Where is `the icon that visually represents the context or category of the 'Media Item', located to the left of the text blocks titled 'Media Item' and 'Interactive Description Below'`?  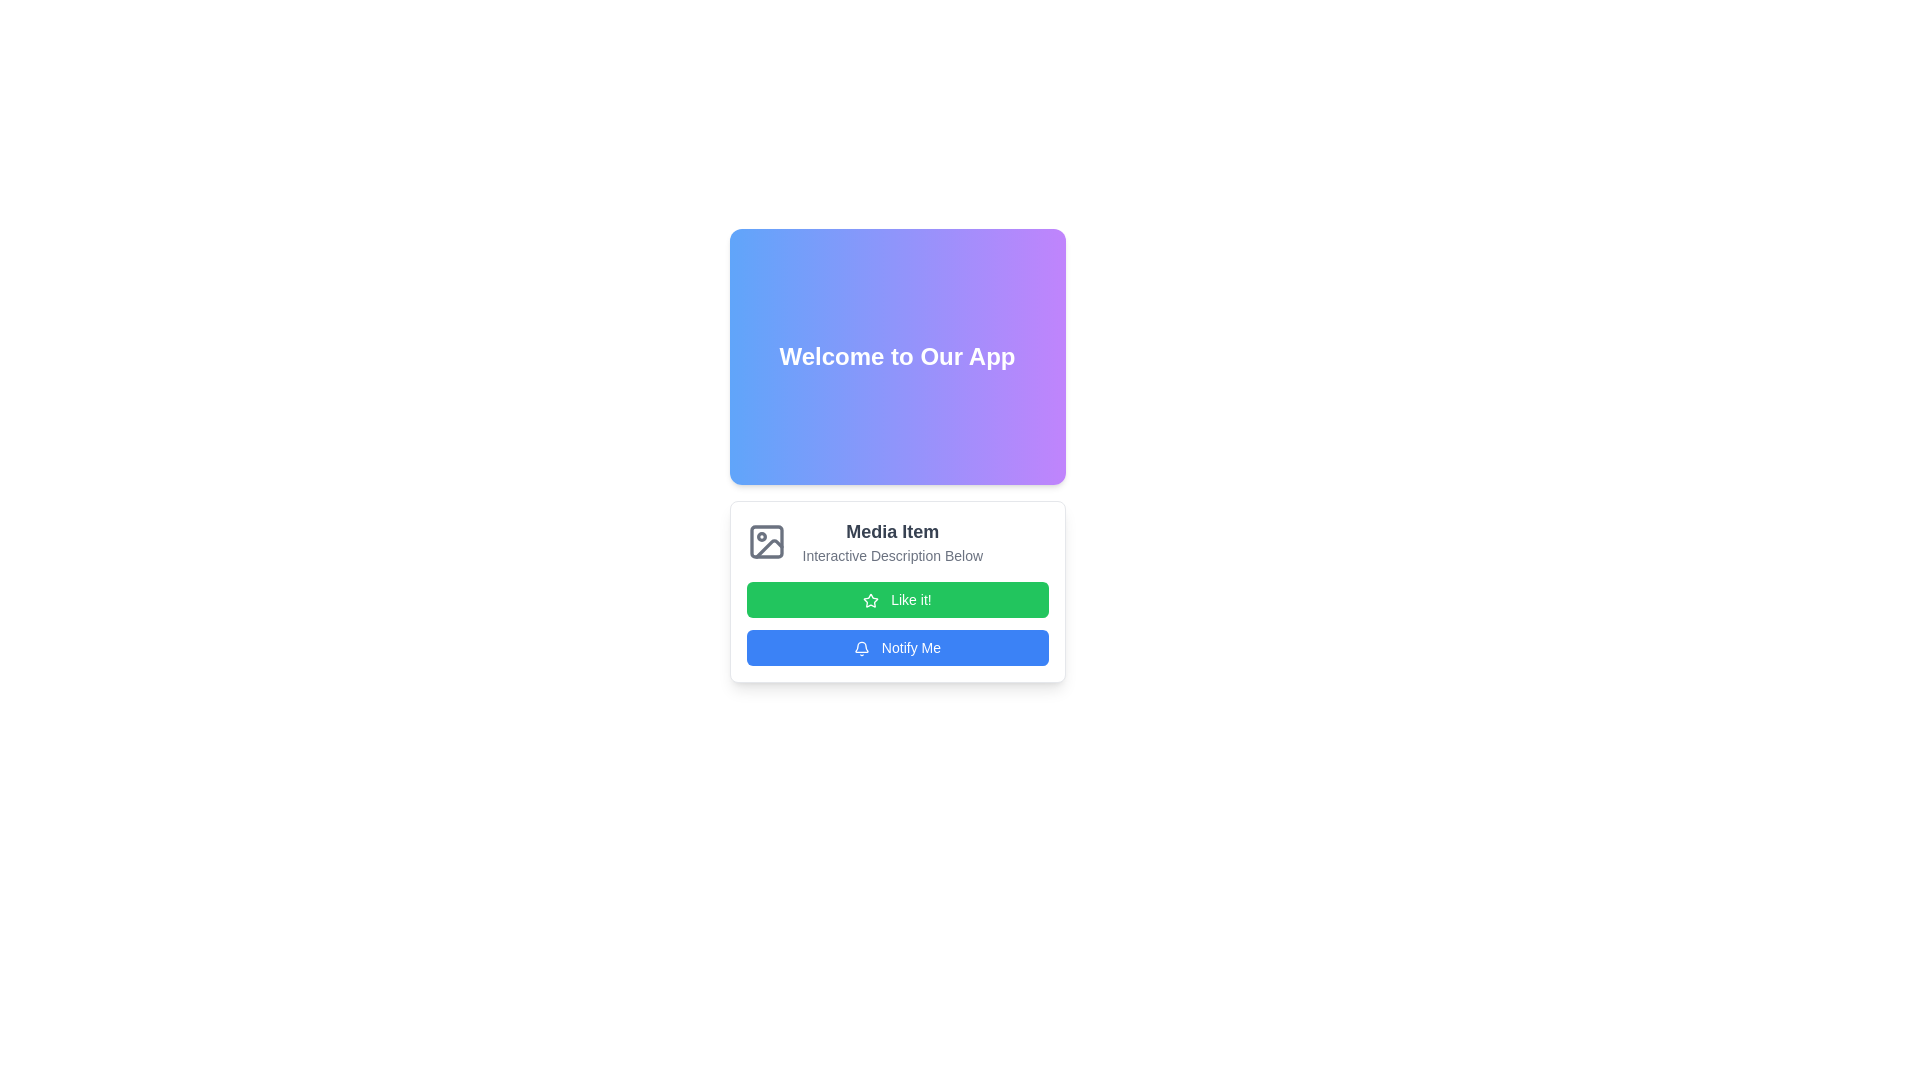
the icon that visually represents the context or category of the 'Media Item', located to the left of the text blocks titled 'Media Item' and 'Interactive Description Below' is located at coordinates (765, 542).